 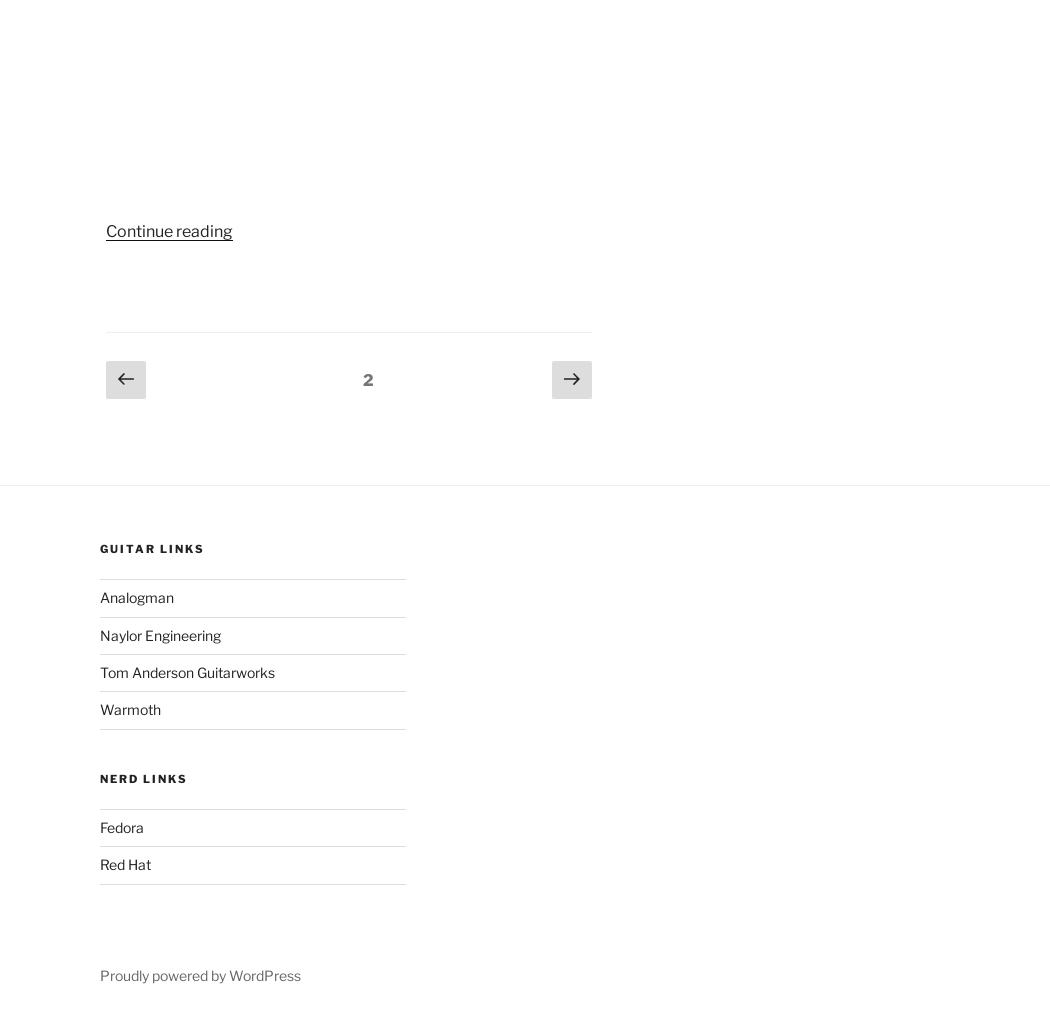 I want to click on 'Naylor Engineering', so click(x=159, y=633).